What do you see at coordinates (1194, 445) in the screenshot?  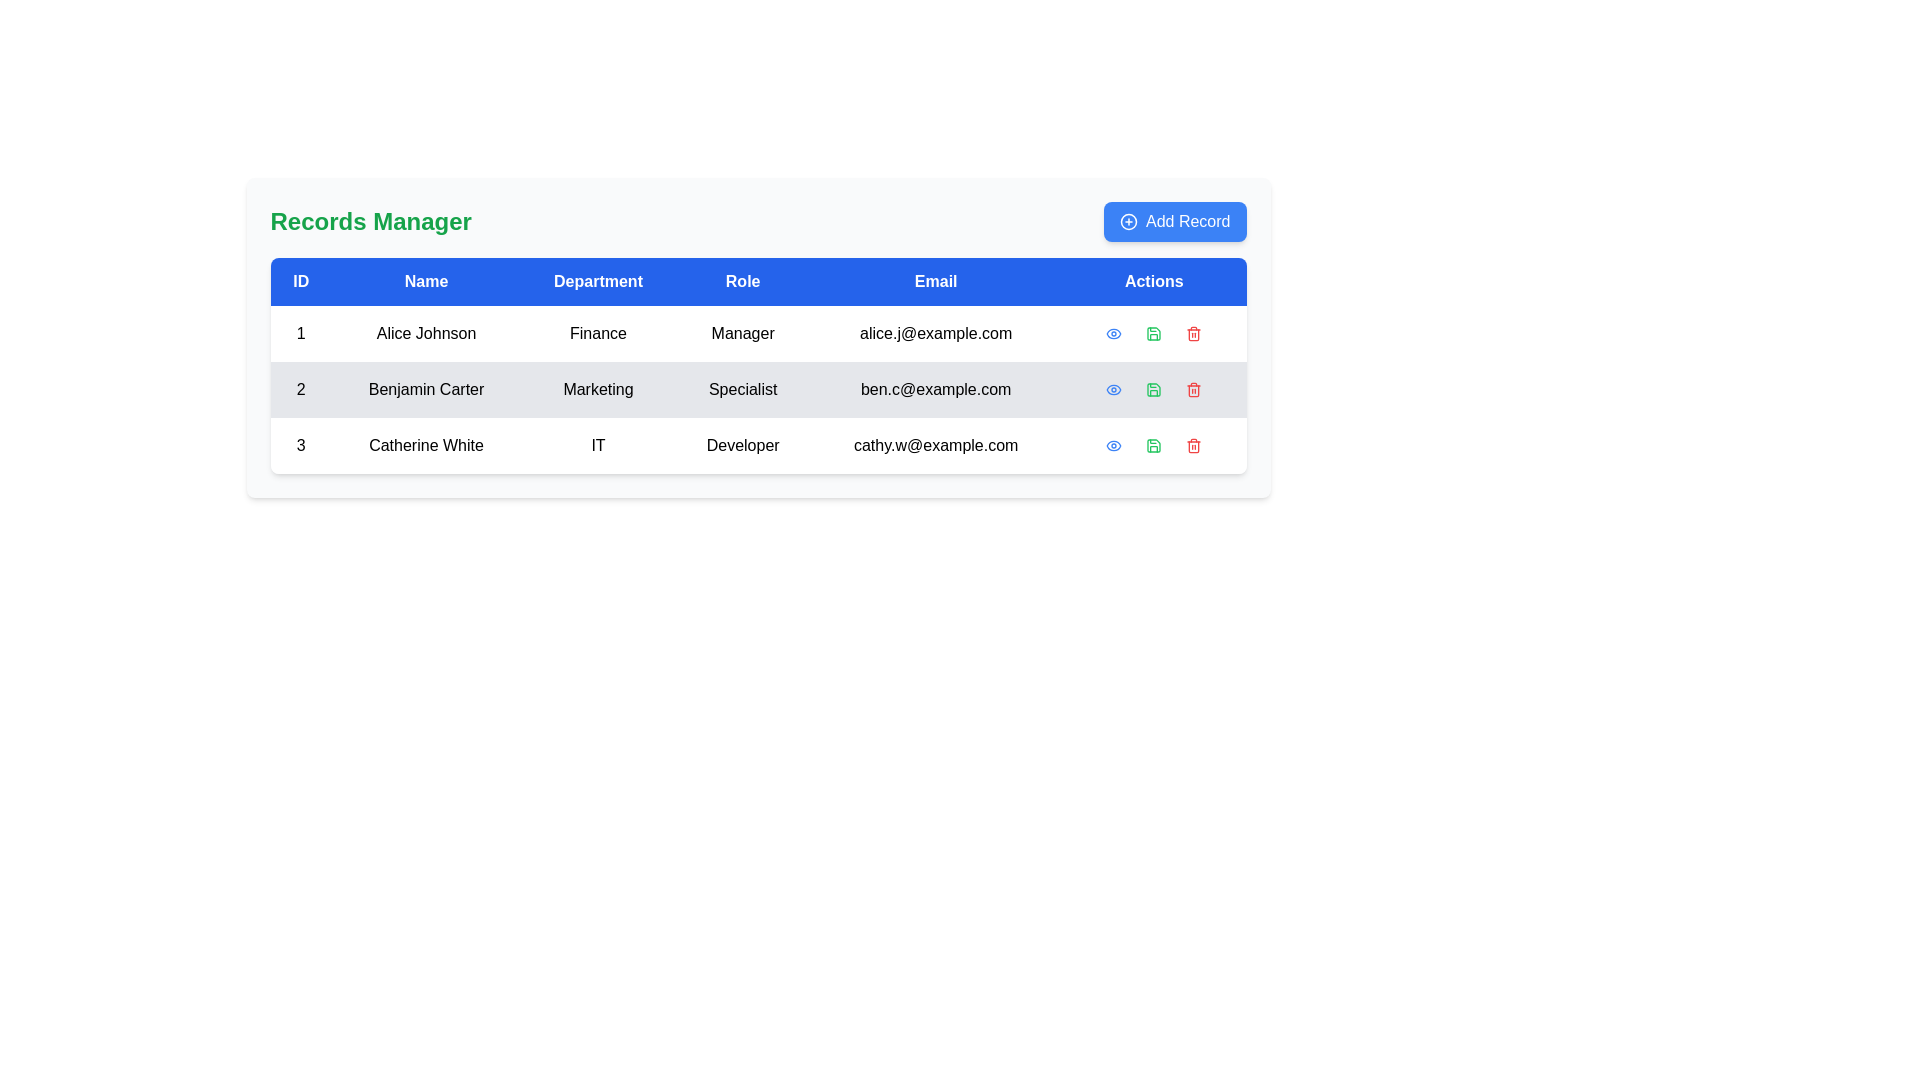 I see `the delete button for the record associated with Catherine White, which is the third interactive element in the last column of the third row in the table layout` at bounding box center [1194, 445].